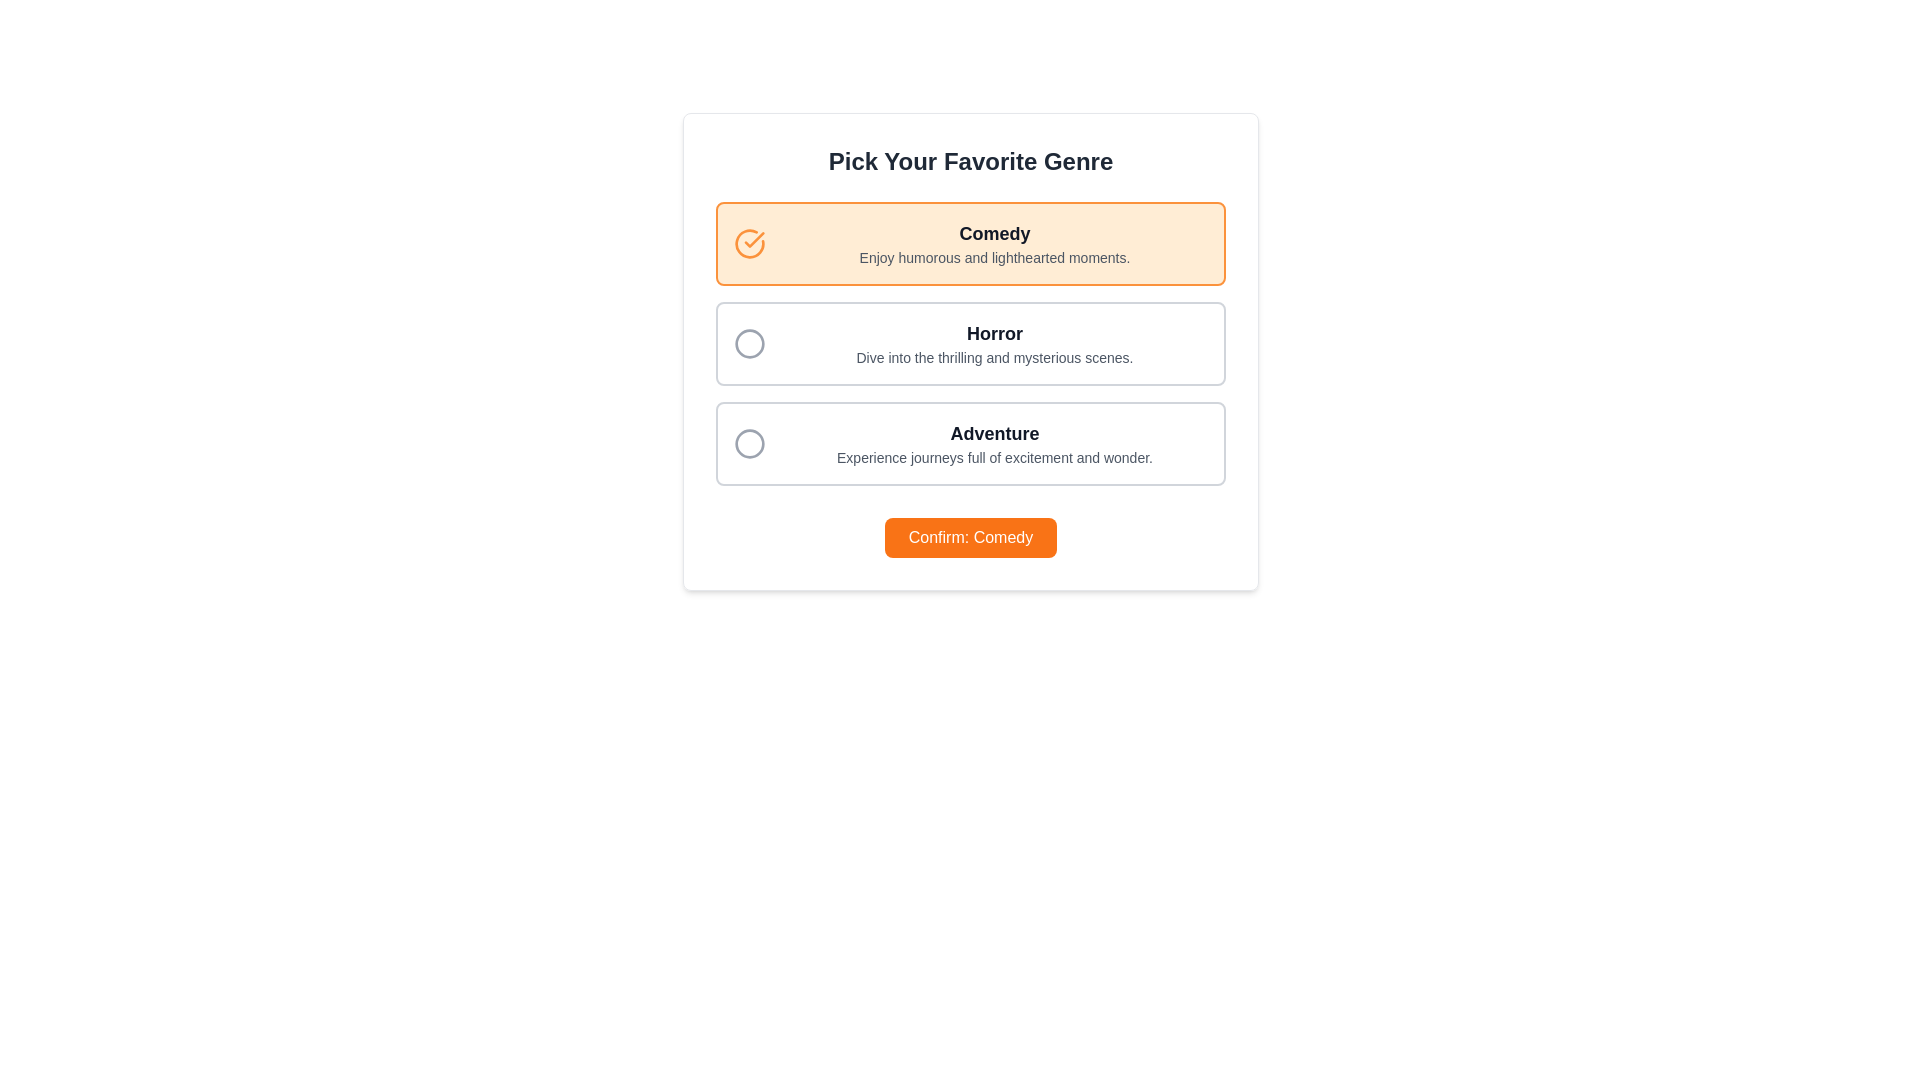 This screenshot has height=1080, width=1920. I want to click on the 'Horror' option card in the genre selection list, so click(970, 342).